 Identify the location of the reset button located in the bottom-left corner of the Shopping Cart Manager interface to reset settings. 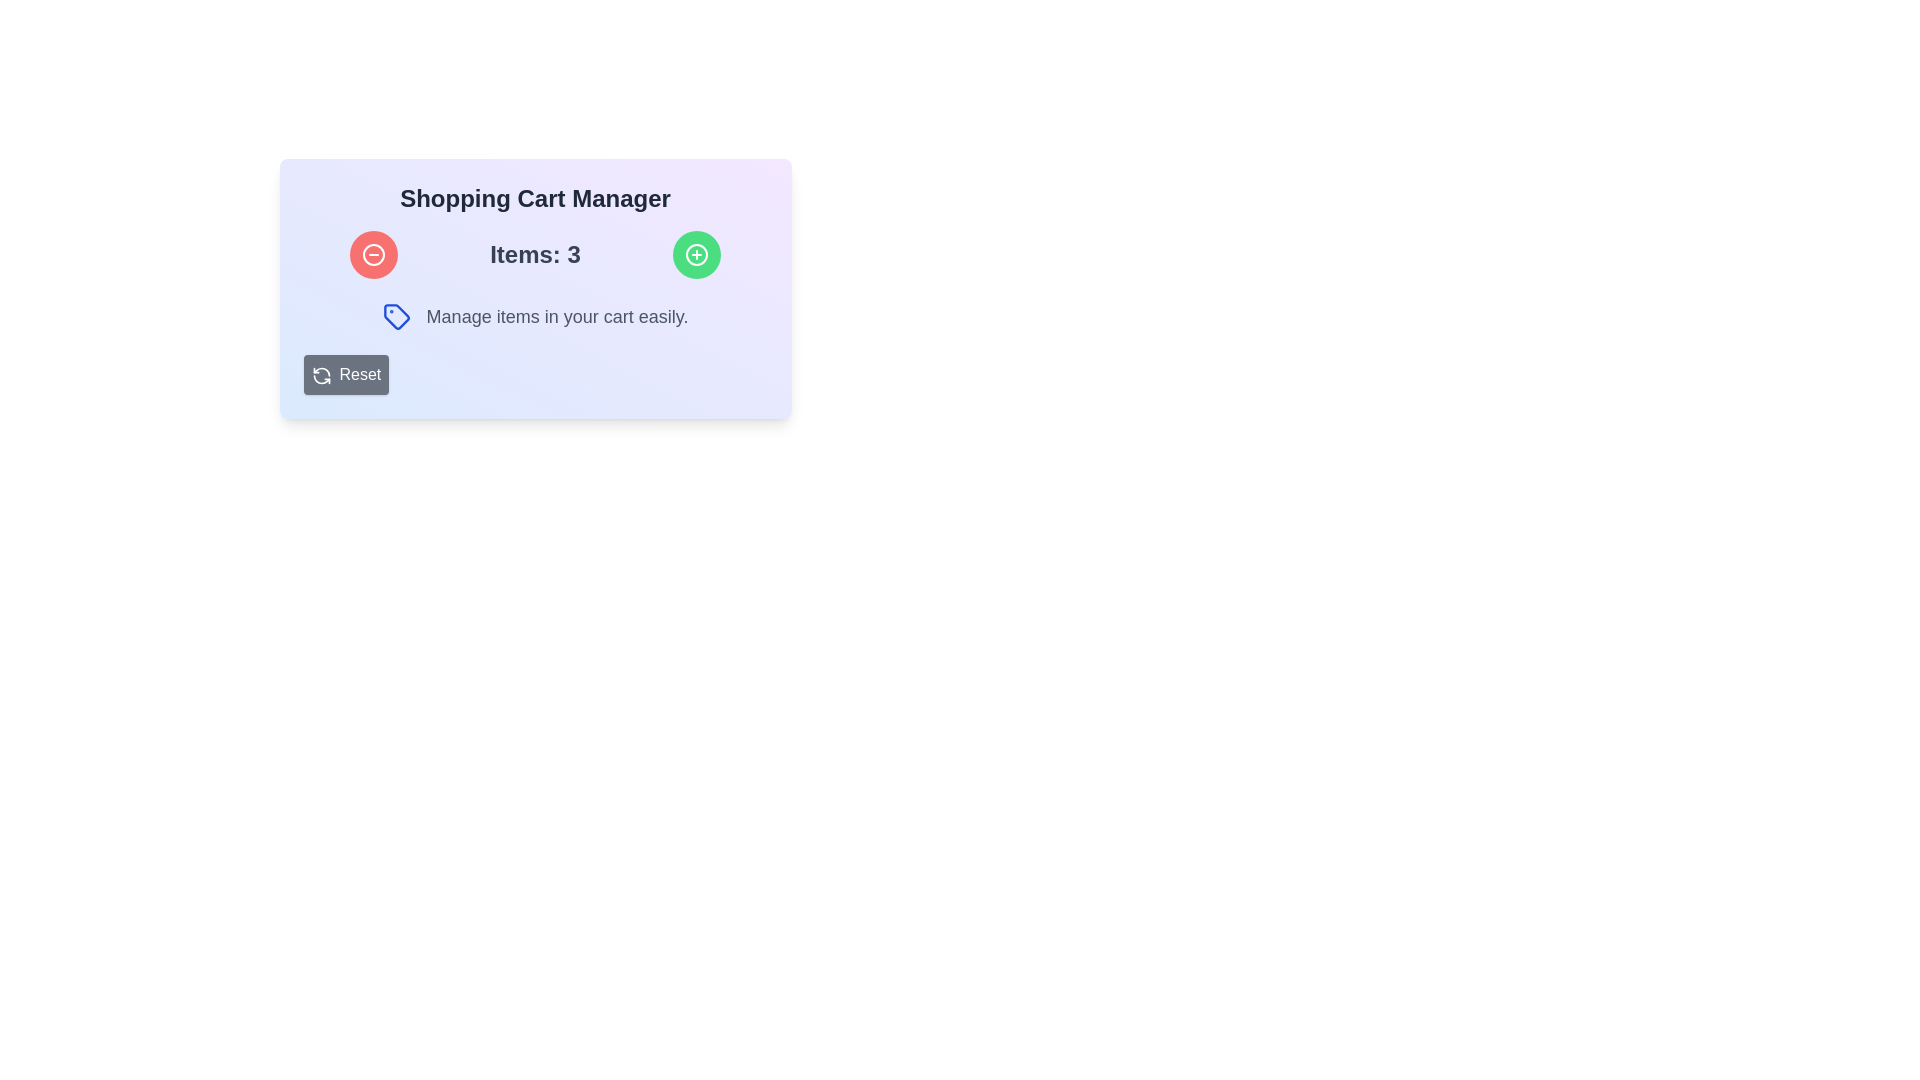
(345, 374).